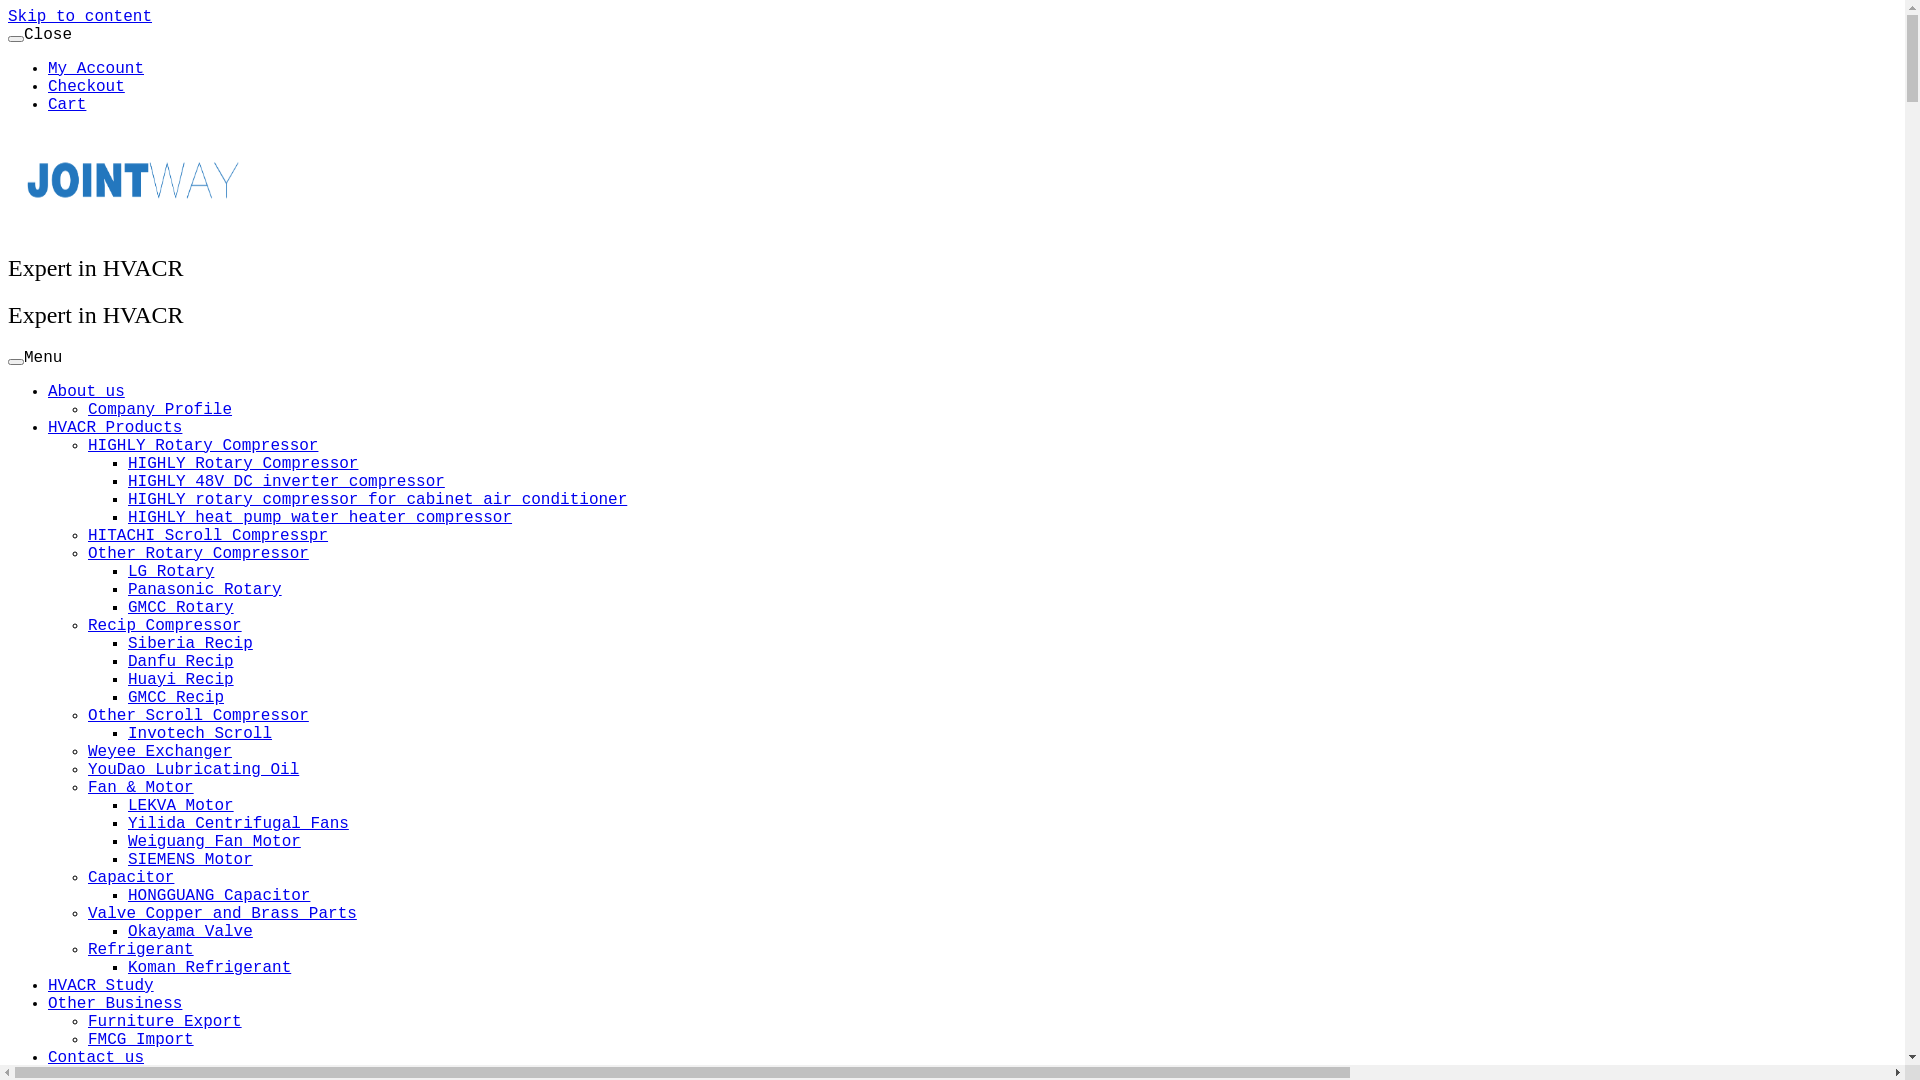 This screenshot has width=1920, height=1080. Describe the element at coordinates (200, 733) in the screenshot. I see `'Invotech Scroll'` at that location.